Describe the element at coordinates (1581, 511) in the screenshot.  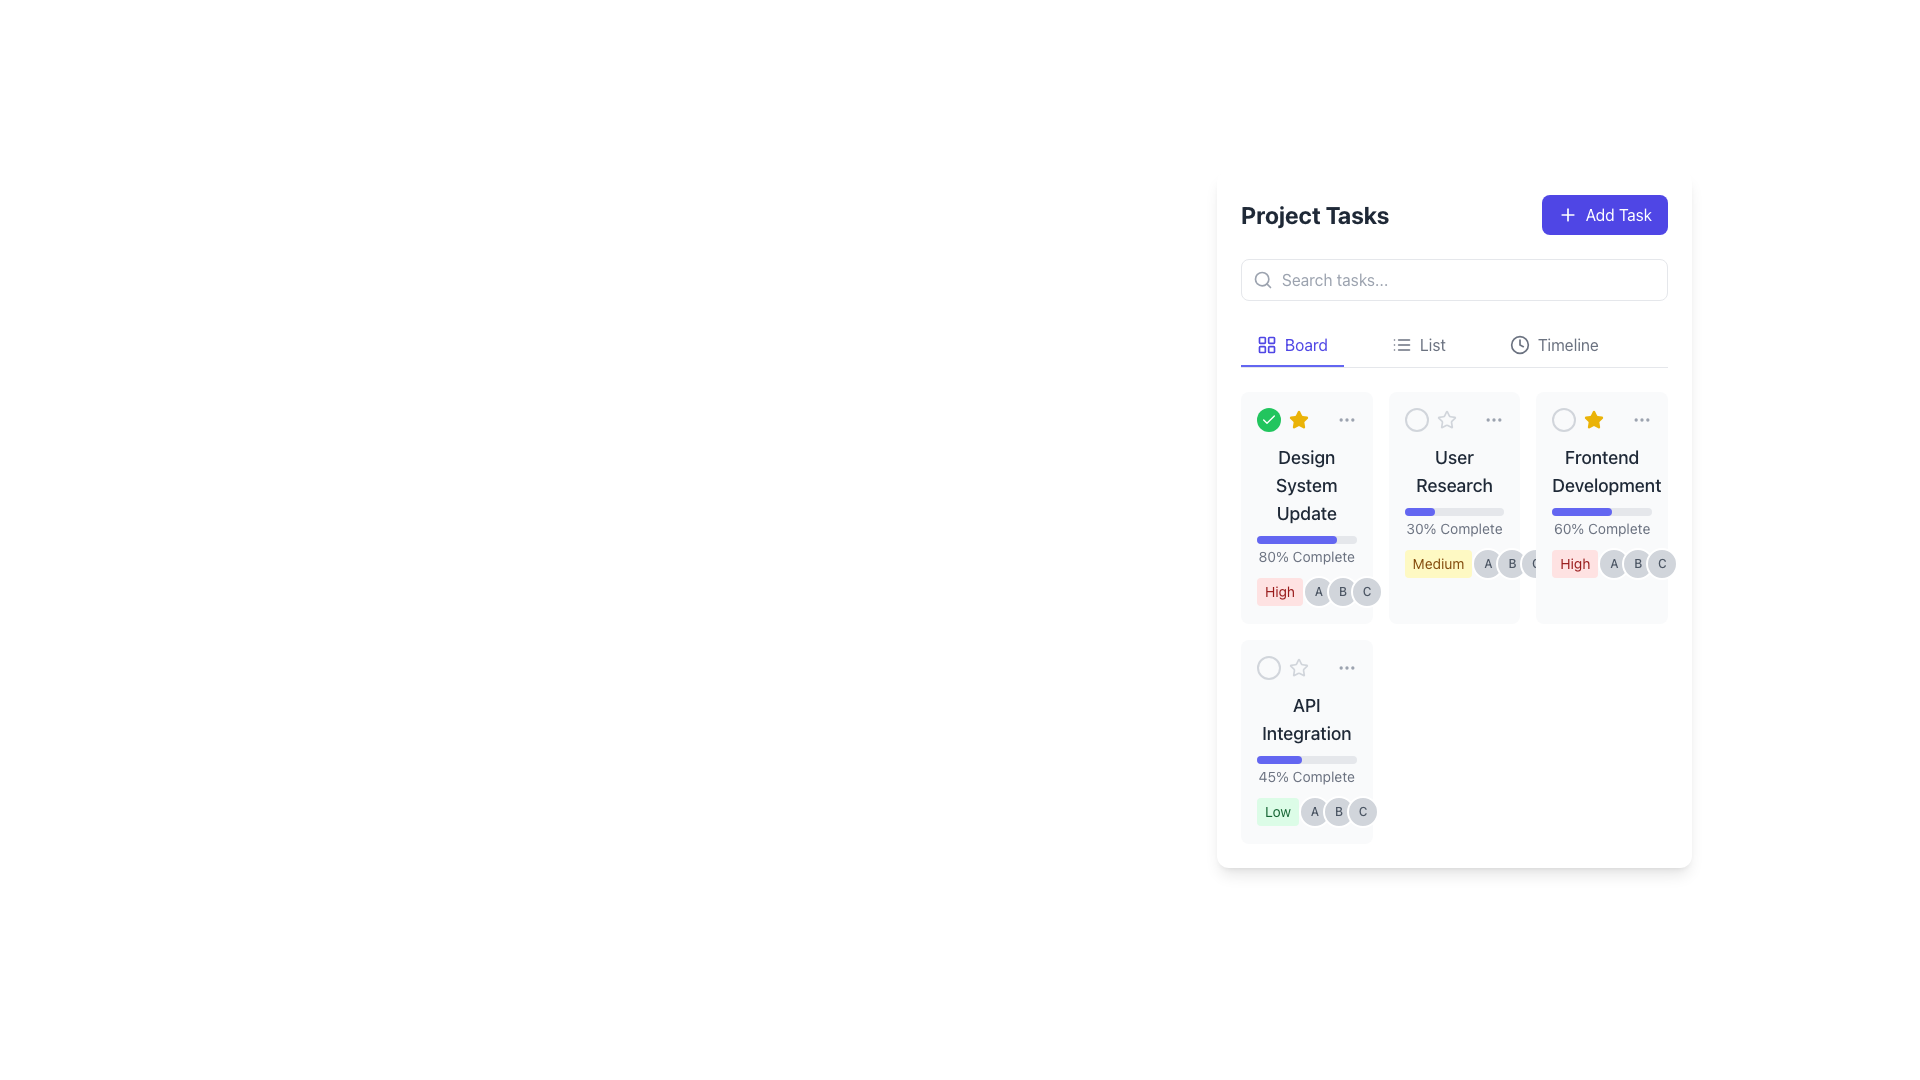
I see `indigo colored progress bar segment representing 60% completion within the 'Frontend Development' task card for styles or values` at that location.